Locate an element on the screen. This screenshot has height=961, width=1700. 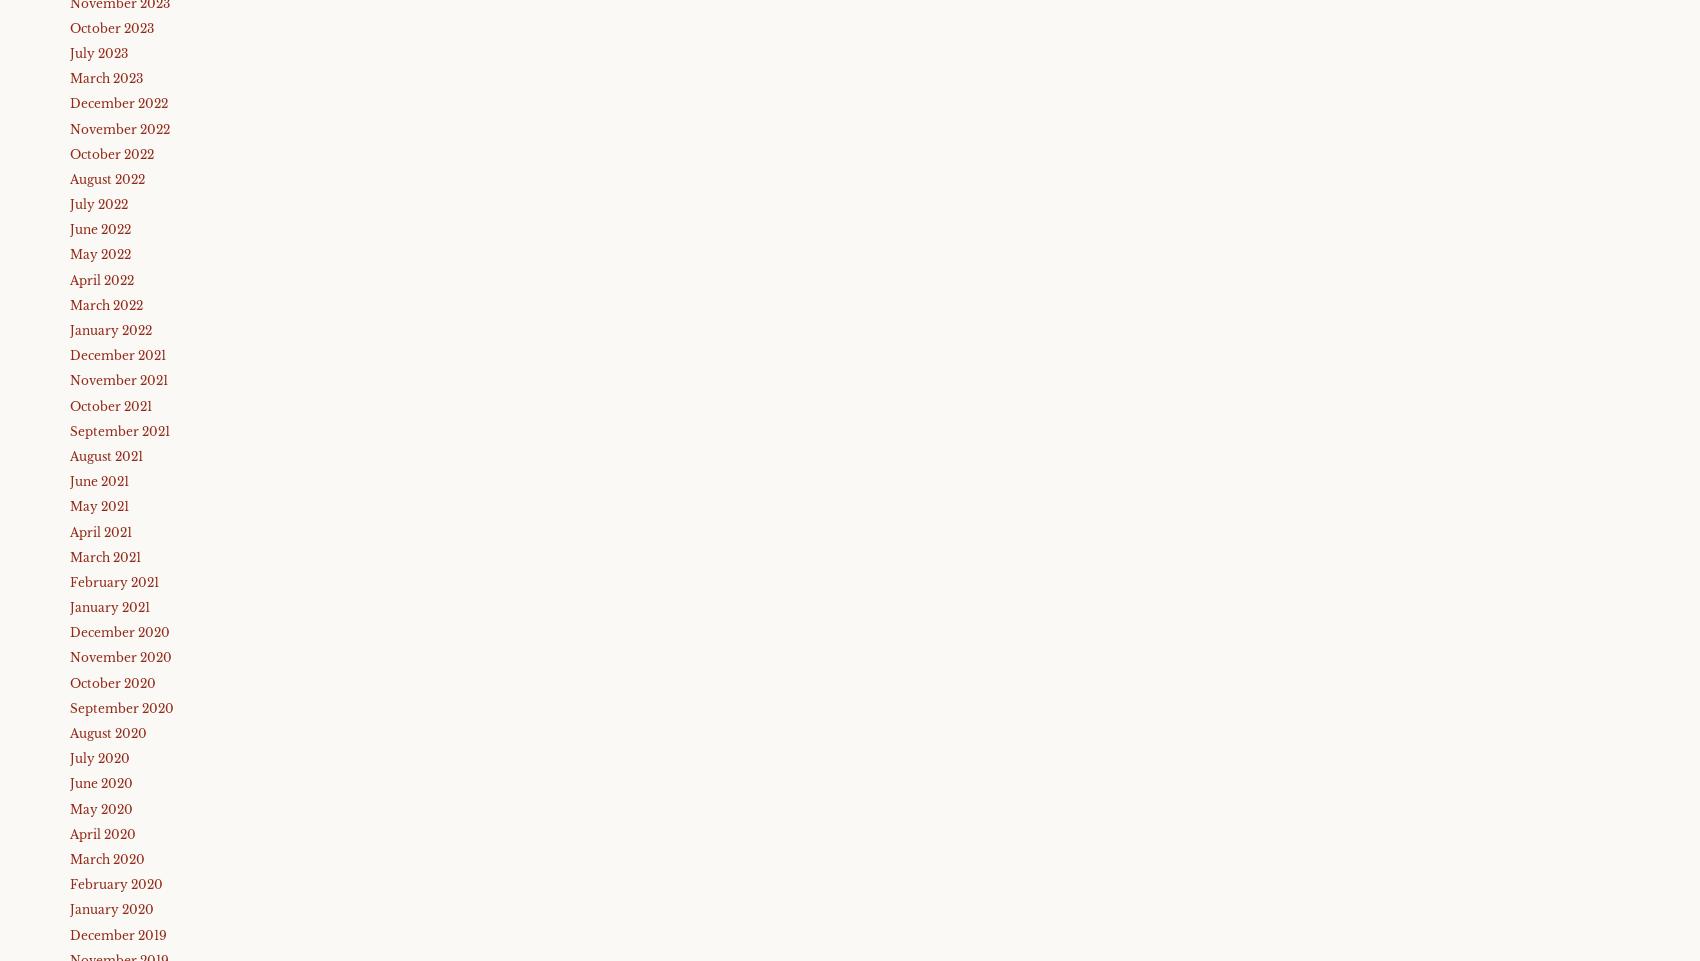
'November 2022' is located at coordinates (119, 127).